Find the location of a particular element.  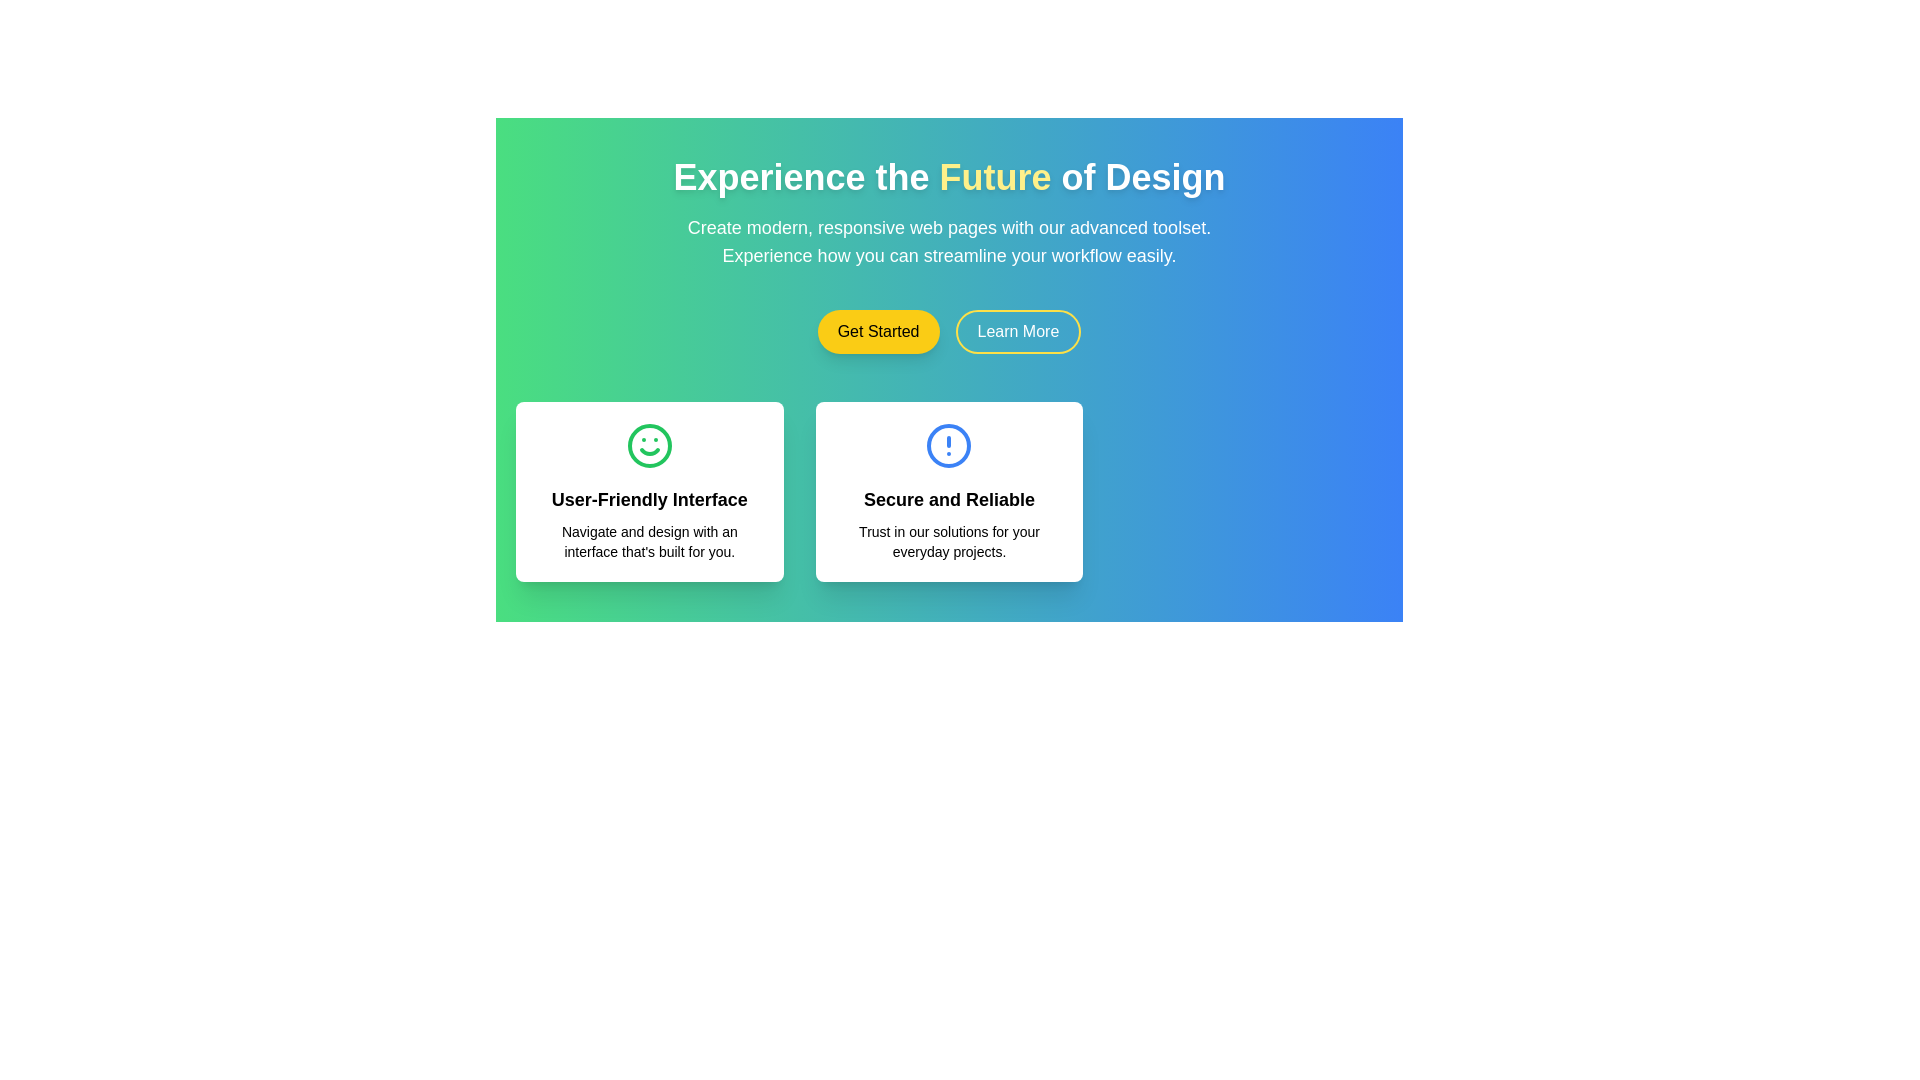

the text element that reads 'Trust in our solutions for your everyday projects.' which is located in the card labeled 'Secure and Reliable.' is located at coordinates (948, 542).